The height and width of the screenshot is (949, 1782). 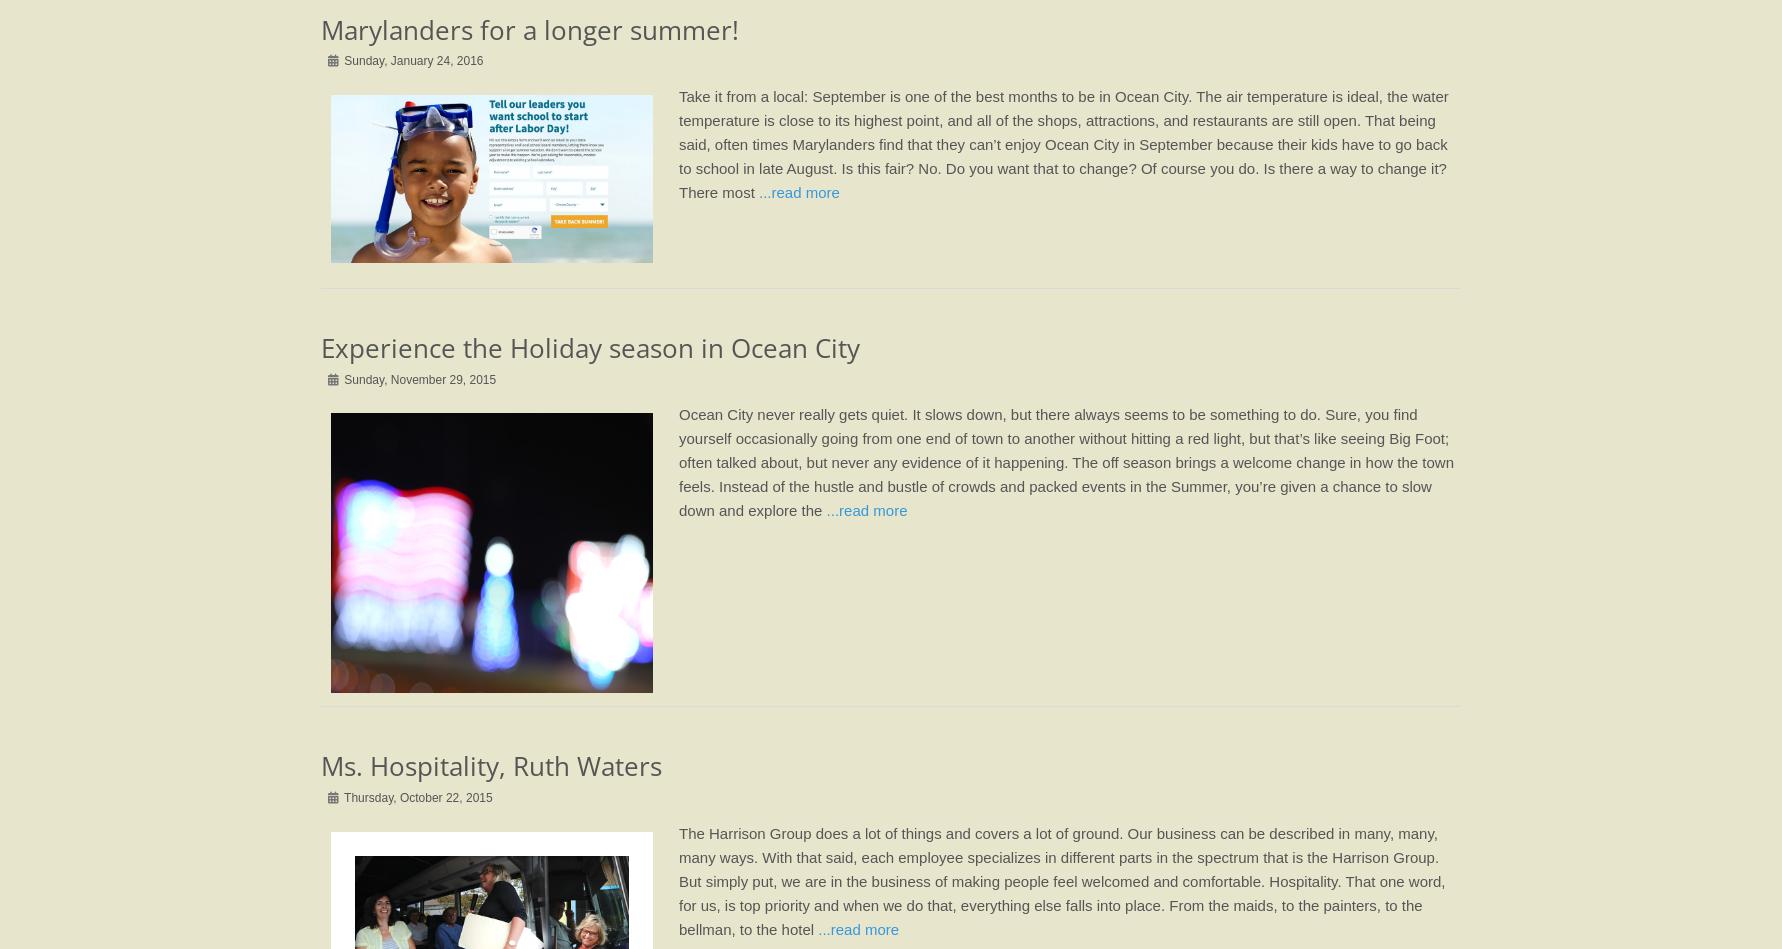 What do you see at coordinates (340, 379) in the screenshot?
I see `'Sunday, November 29, 2015'` at bounding box center [340, 379].